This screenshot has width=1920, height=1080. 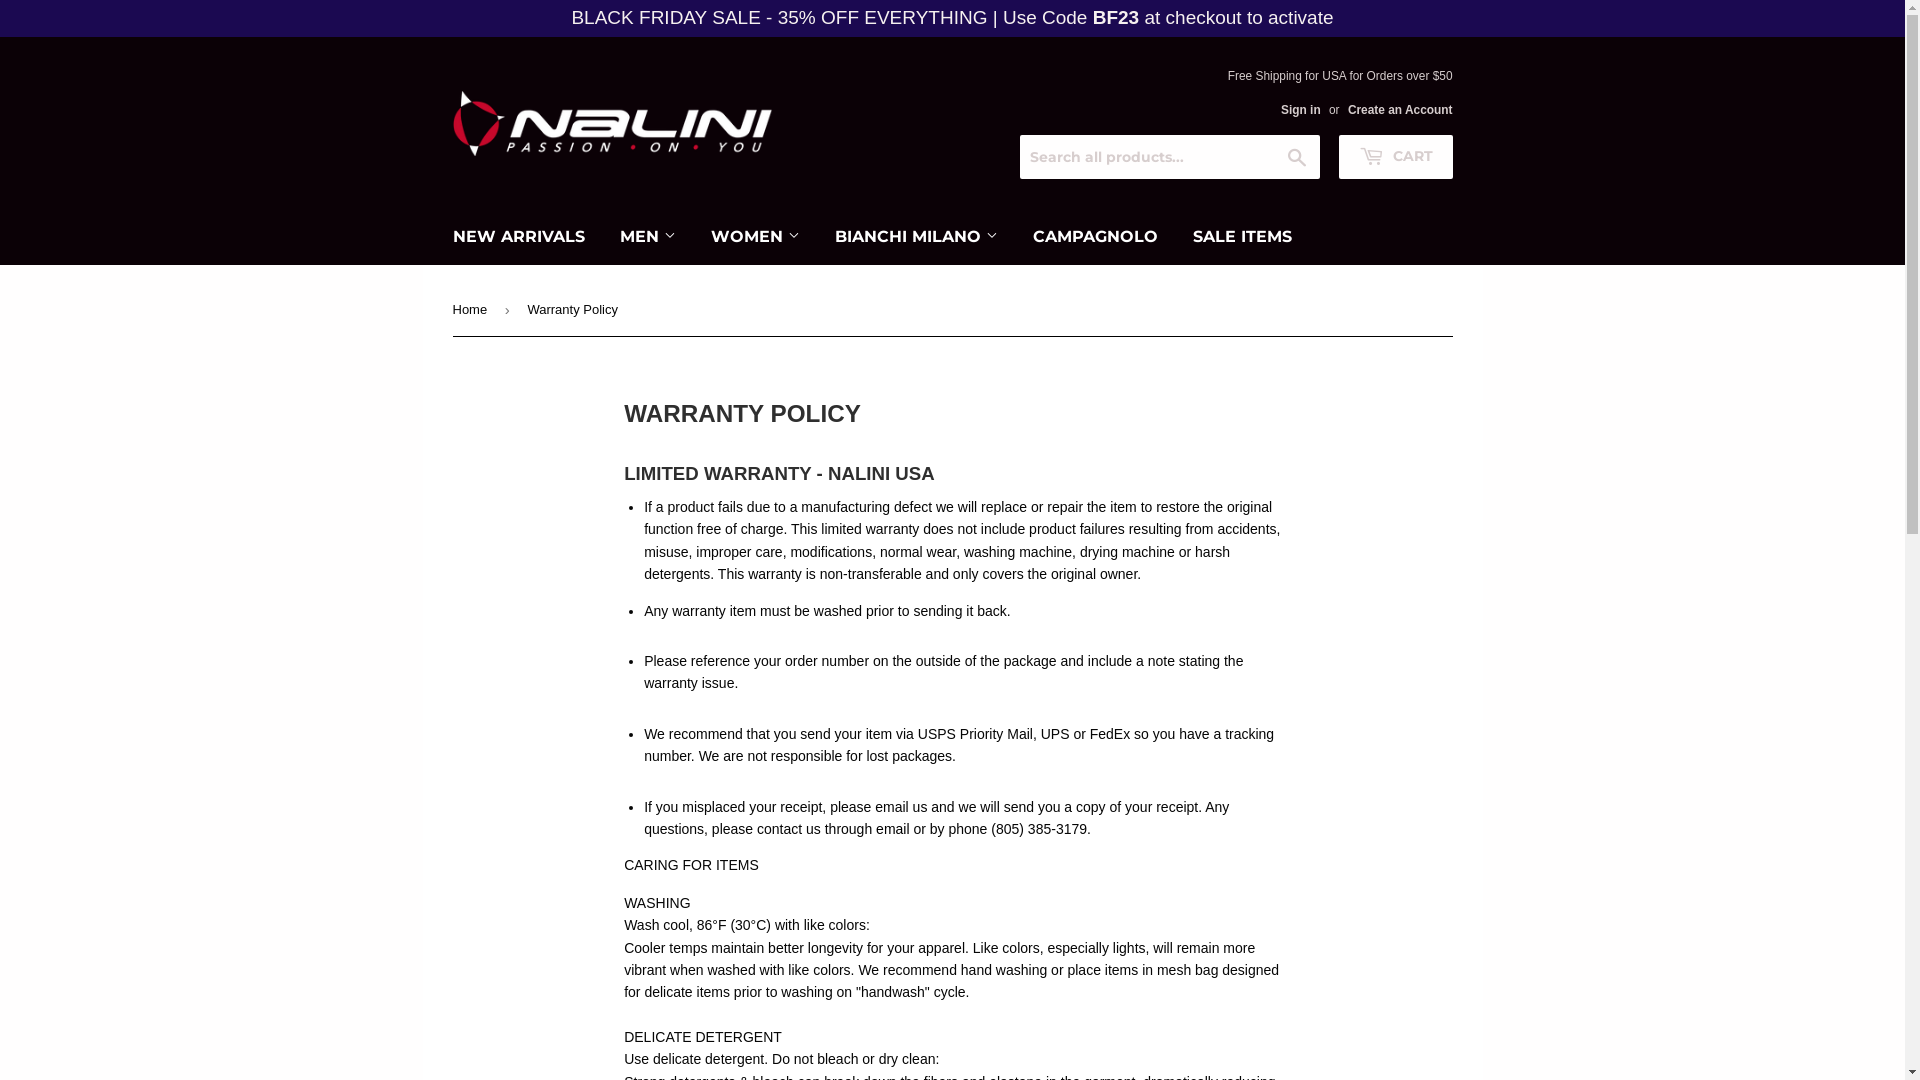 What do you see at coordinates (647, 235) in the screenshot?
I see `'MEN'` at bounding box center [647, 235].